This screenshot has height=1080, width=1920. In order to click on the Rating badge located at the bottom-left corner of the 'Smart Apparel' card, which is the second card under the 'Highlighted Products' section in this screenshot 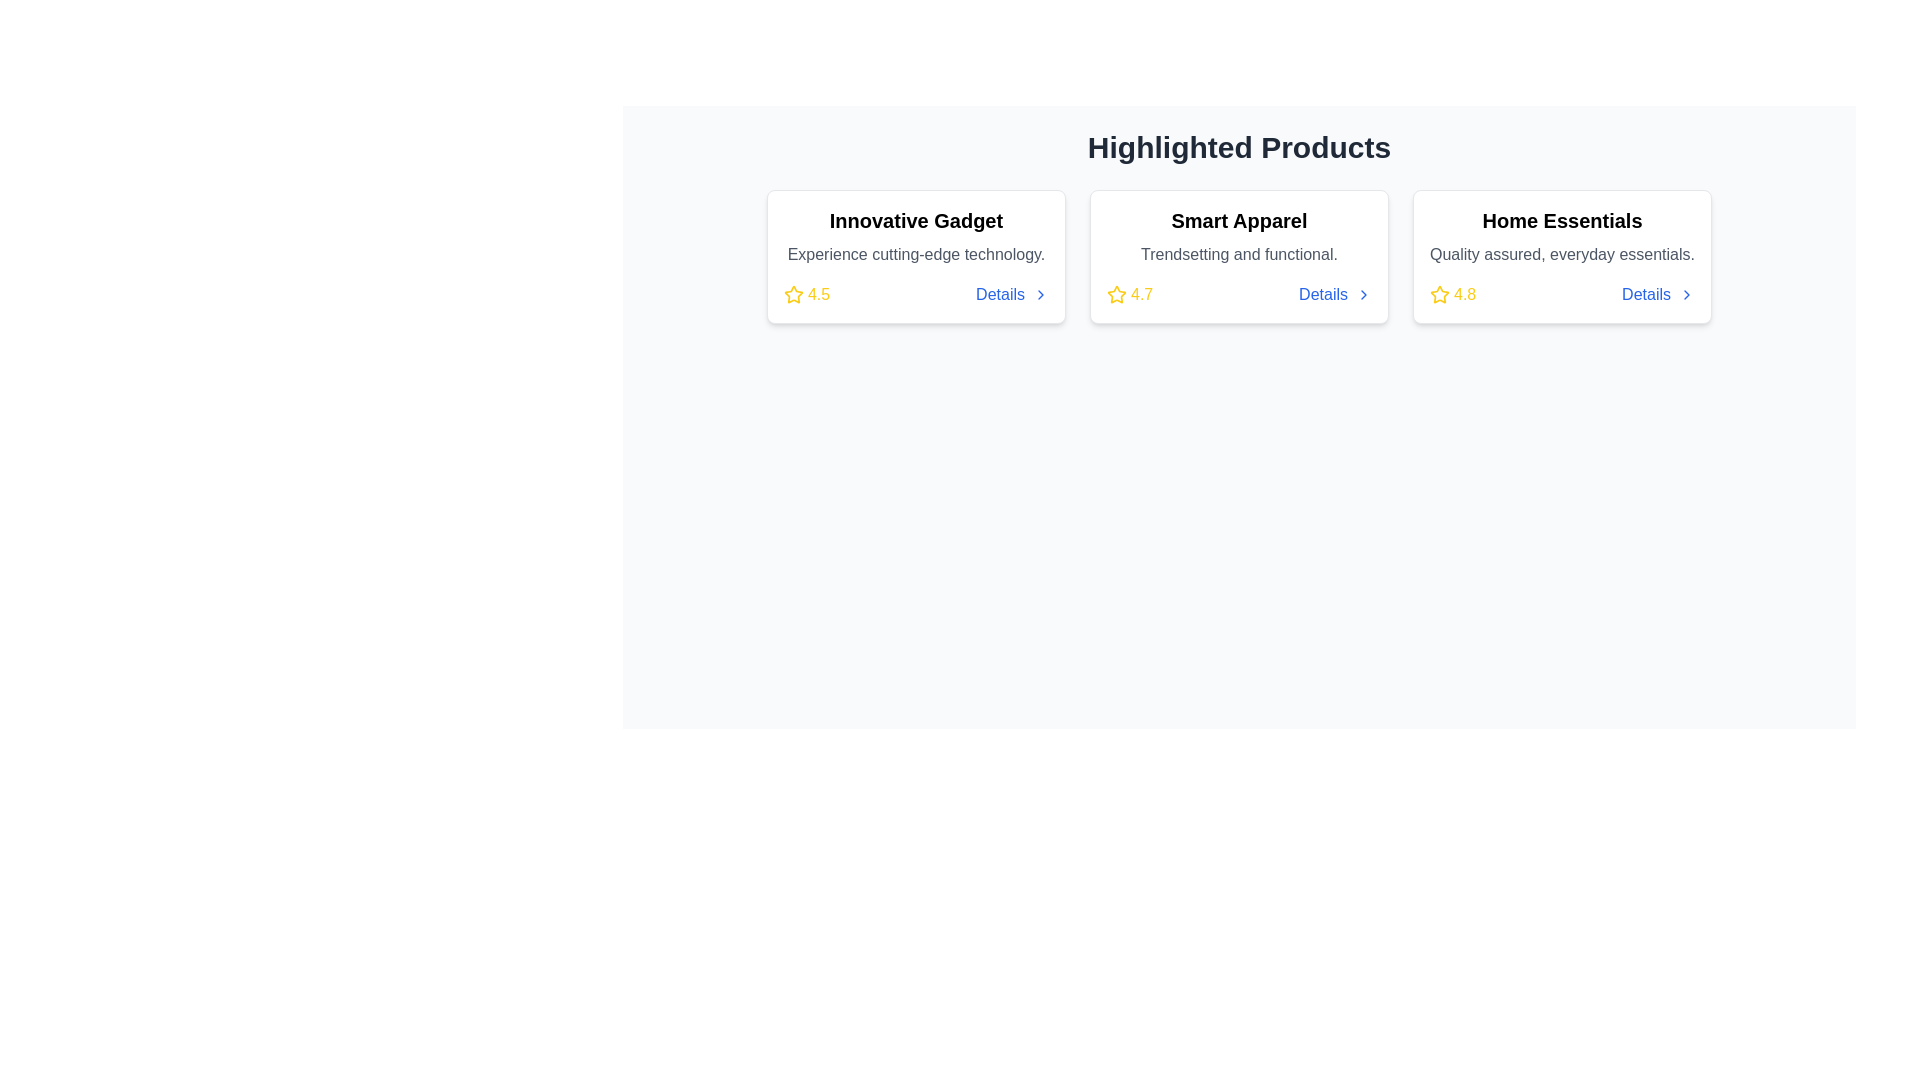, I will do `click(1130, 294)`.